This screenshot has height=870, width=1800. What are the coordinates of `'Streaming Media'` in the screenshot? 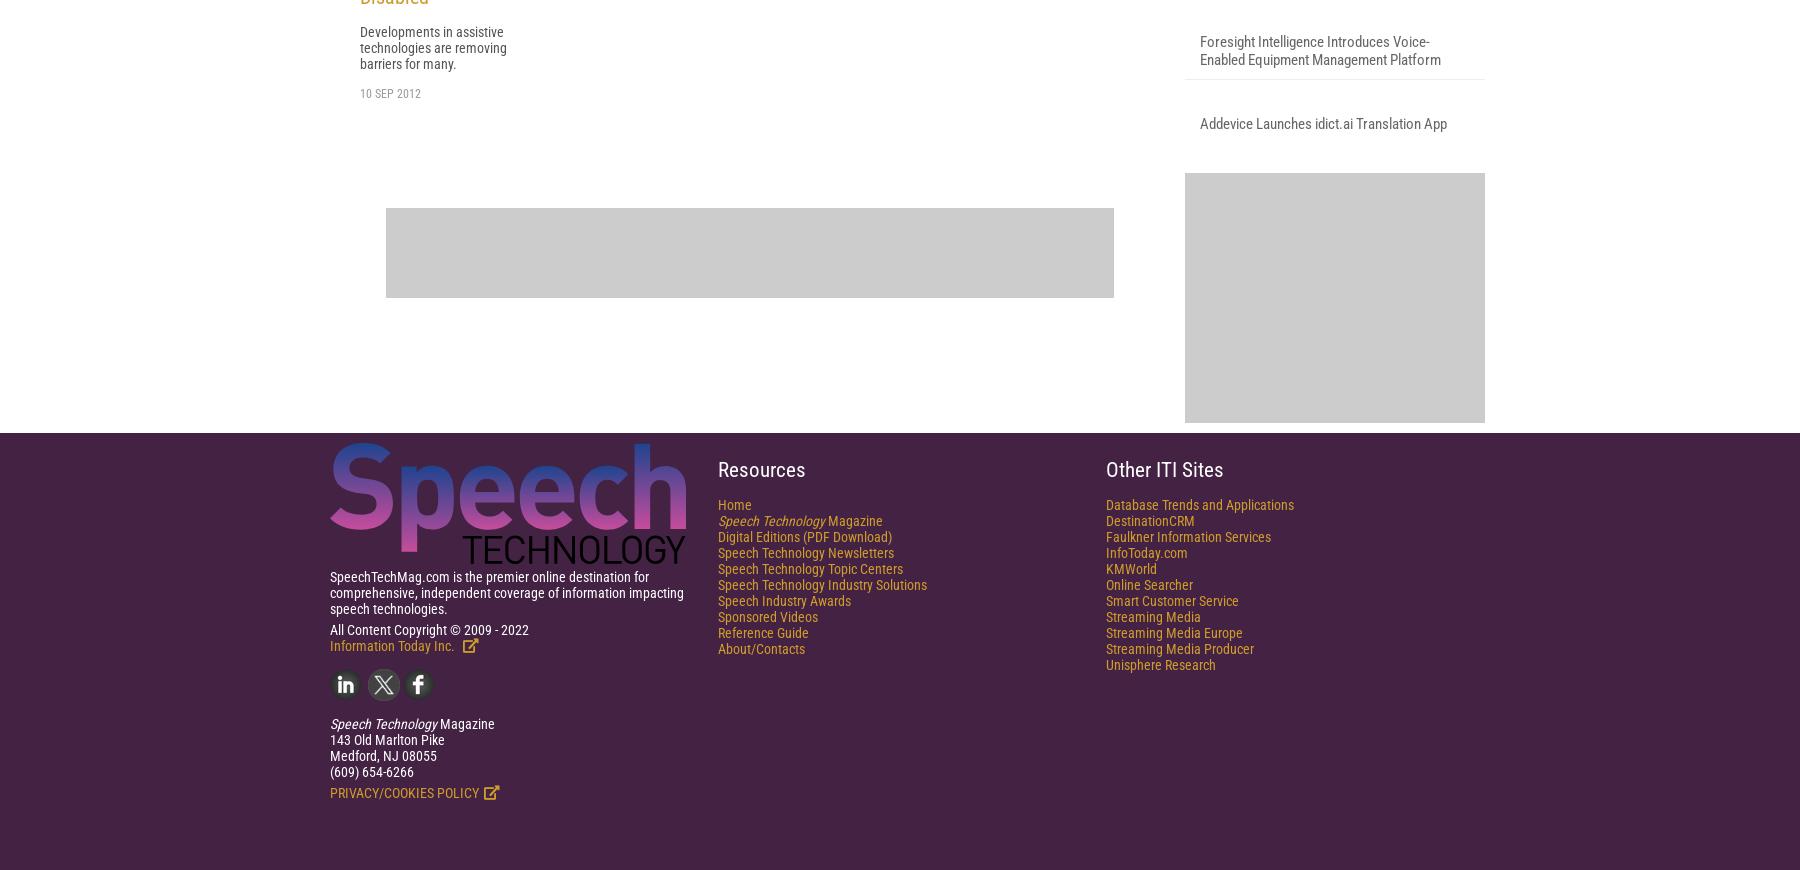 It's located at (1105, 857).